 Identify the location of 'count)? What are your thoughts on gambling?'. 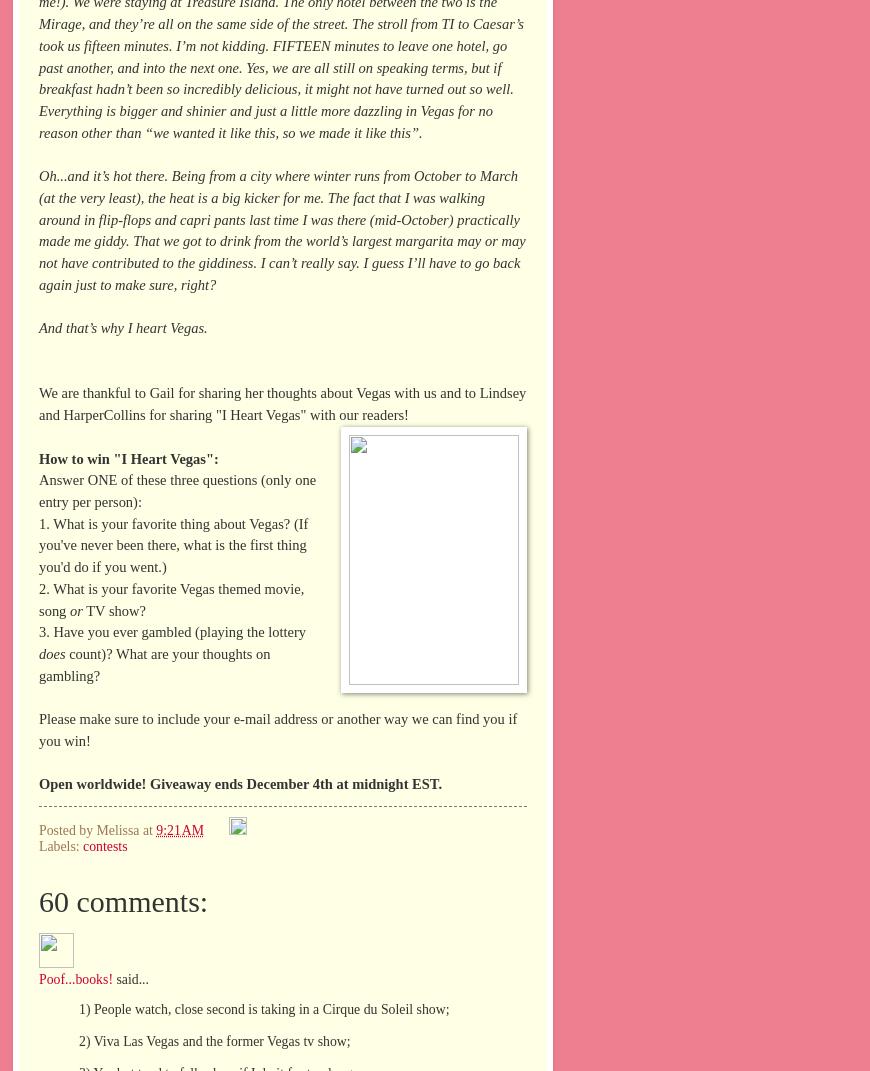
(153, 663).